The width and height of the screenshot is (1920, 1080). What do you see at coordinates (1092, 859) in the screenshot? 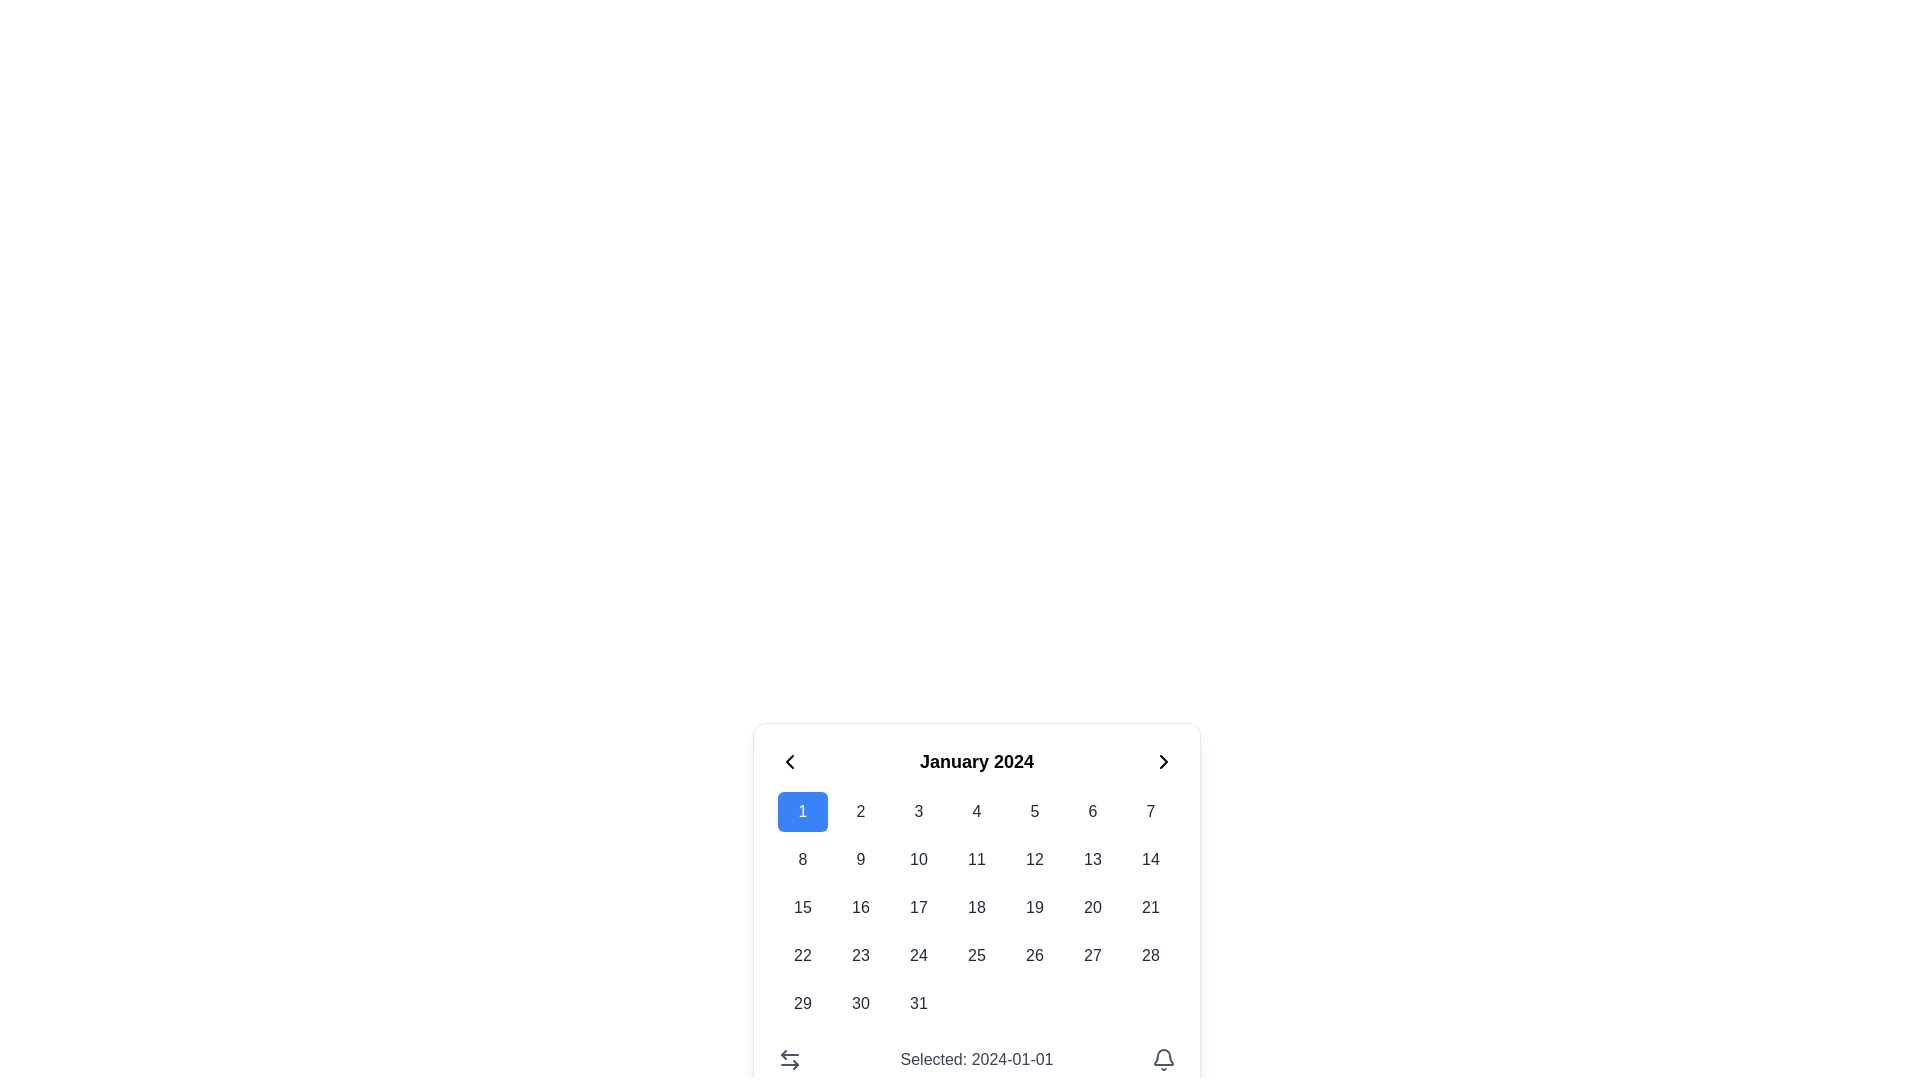
I see `the calendar date button representing January 13, 2024, to select and confirm the date` at bounding box center [1092, 859].